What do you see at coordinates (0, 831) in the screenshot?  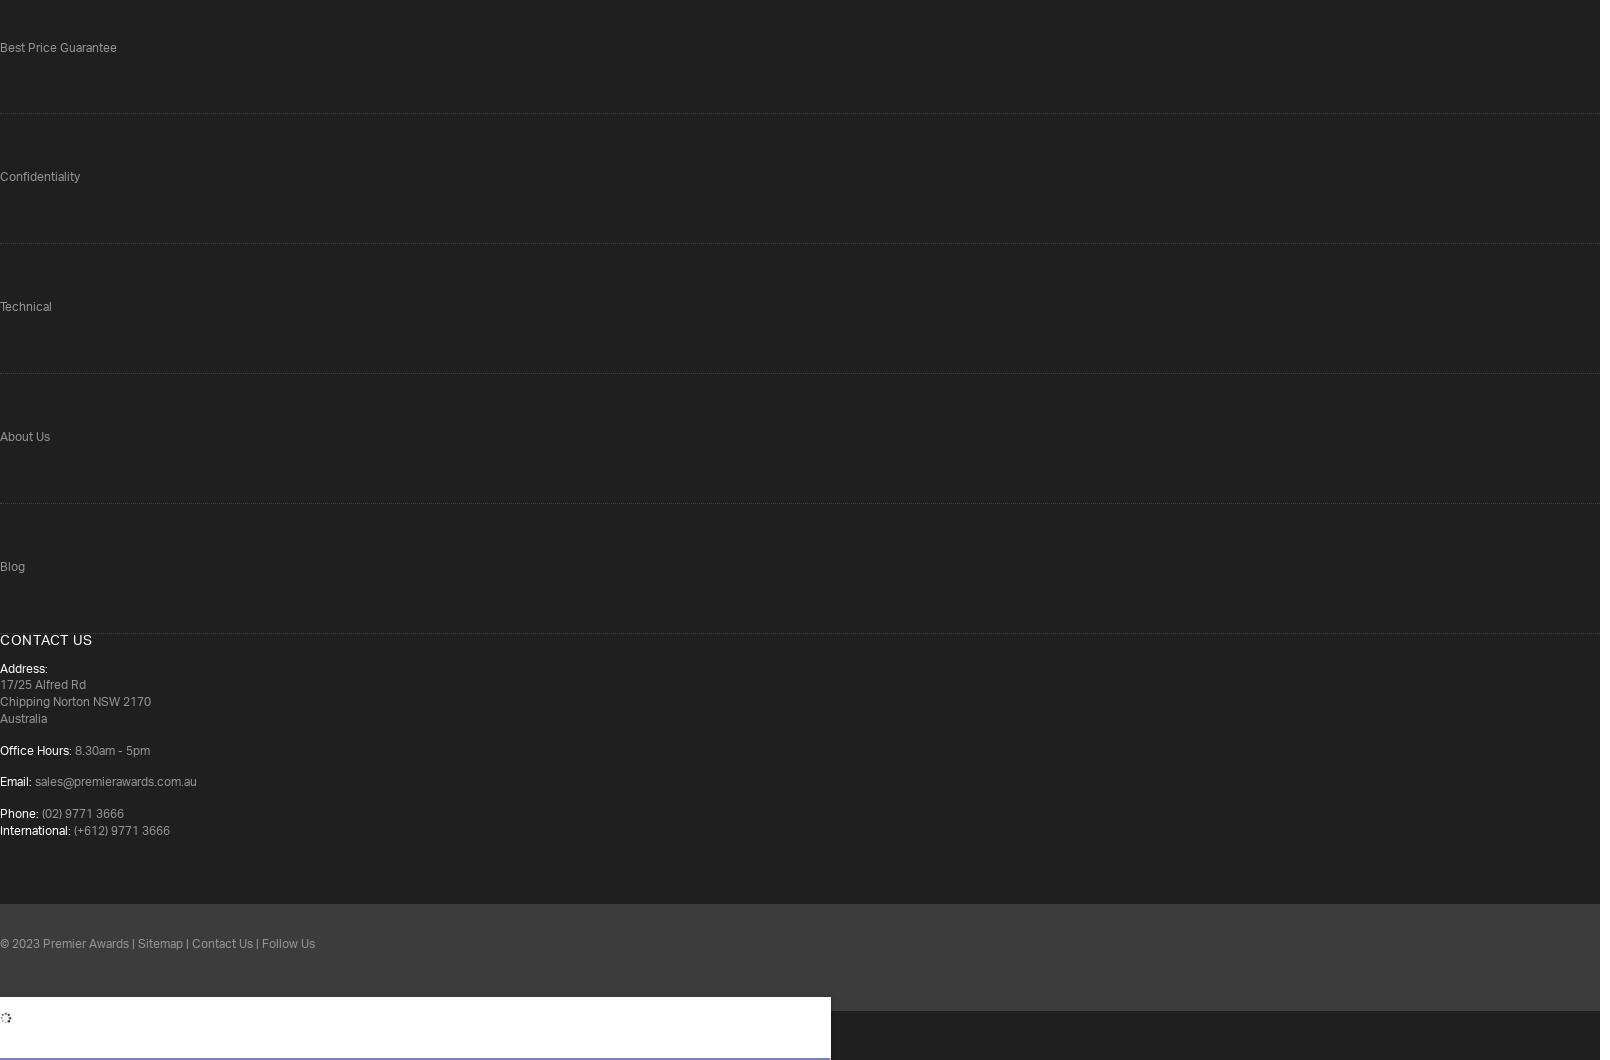 I see `'International:'` at bounding box center [0, 831].